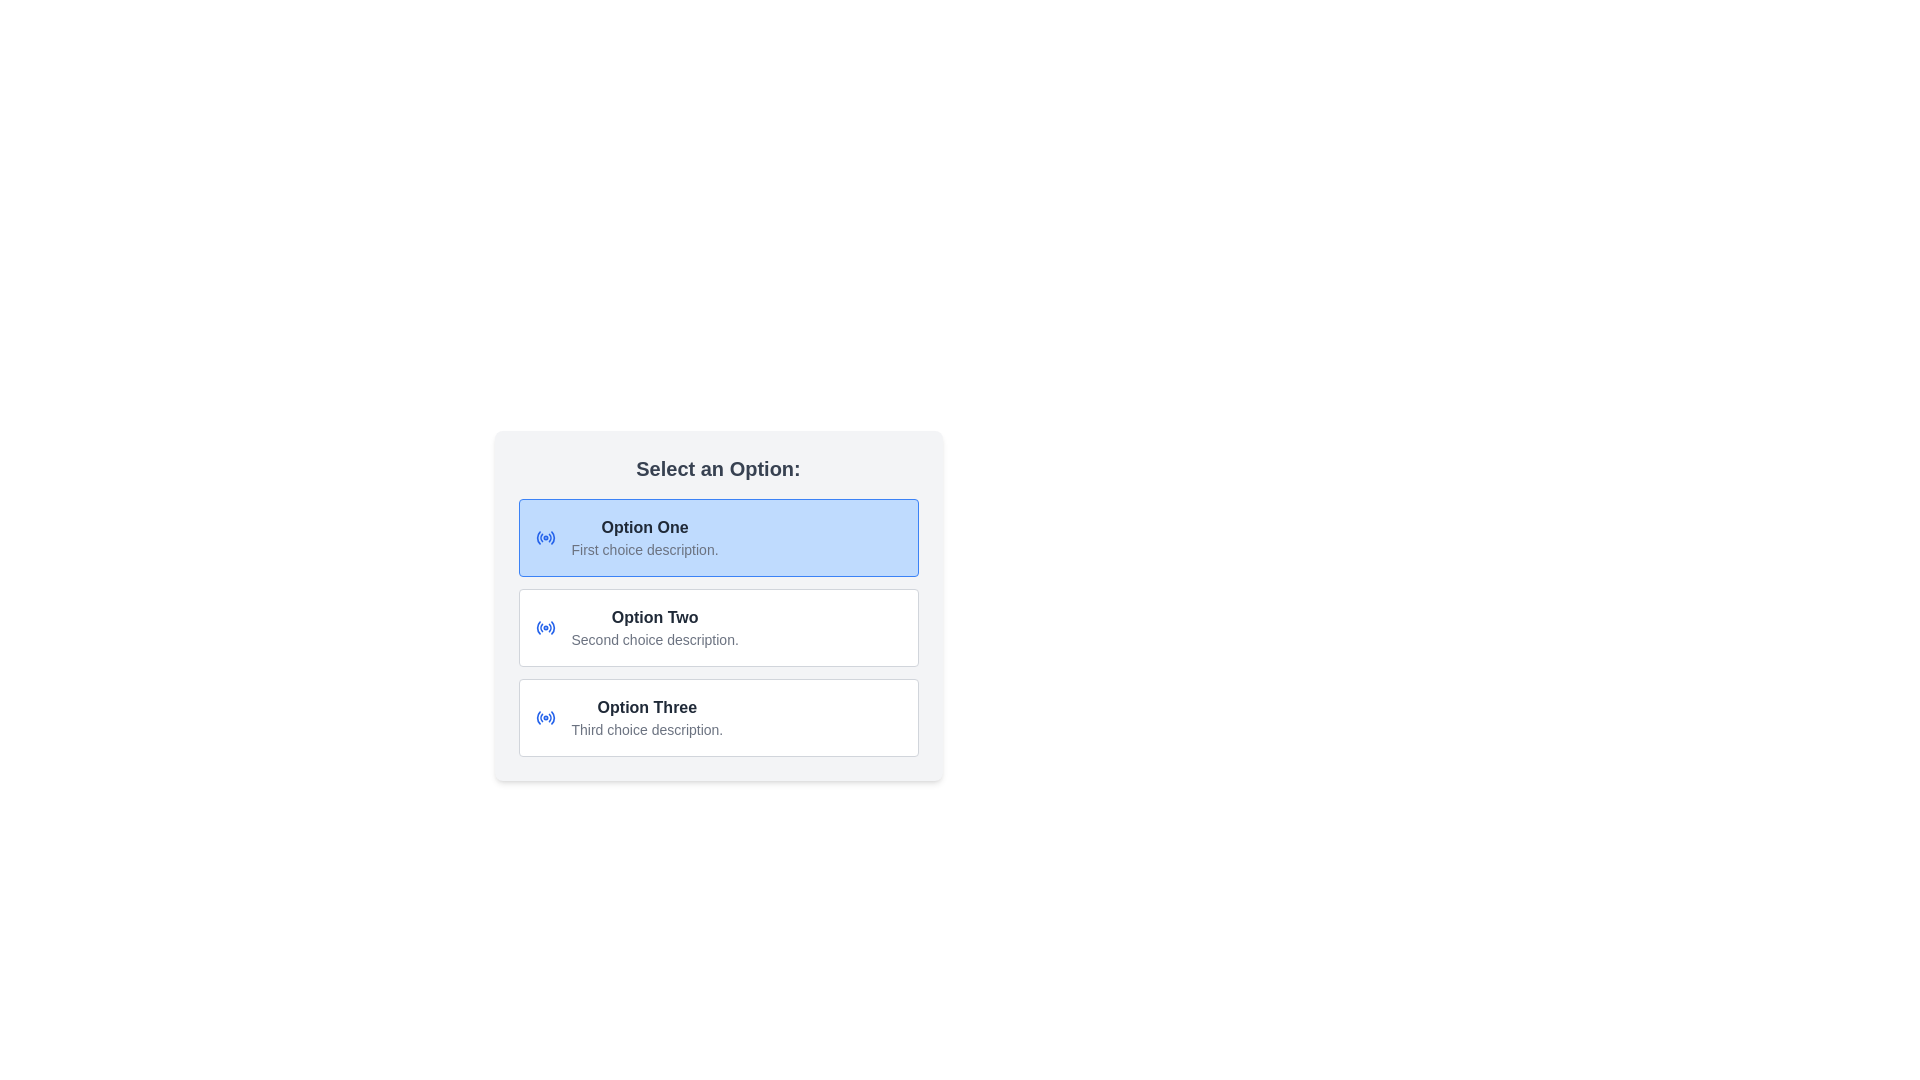 The height and width of the screenshot is (1080, 1920). I want to click on the leftmost icon representing the active selection of 'Option One' in the vertically stacked list of options, so click(545, 536).